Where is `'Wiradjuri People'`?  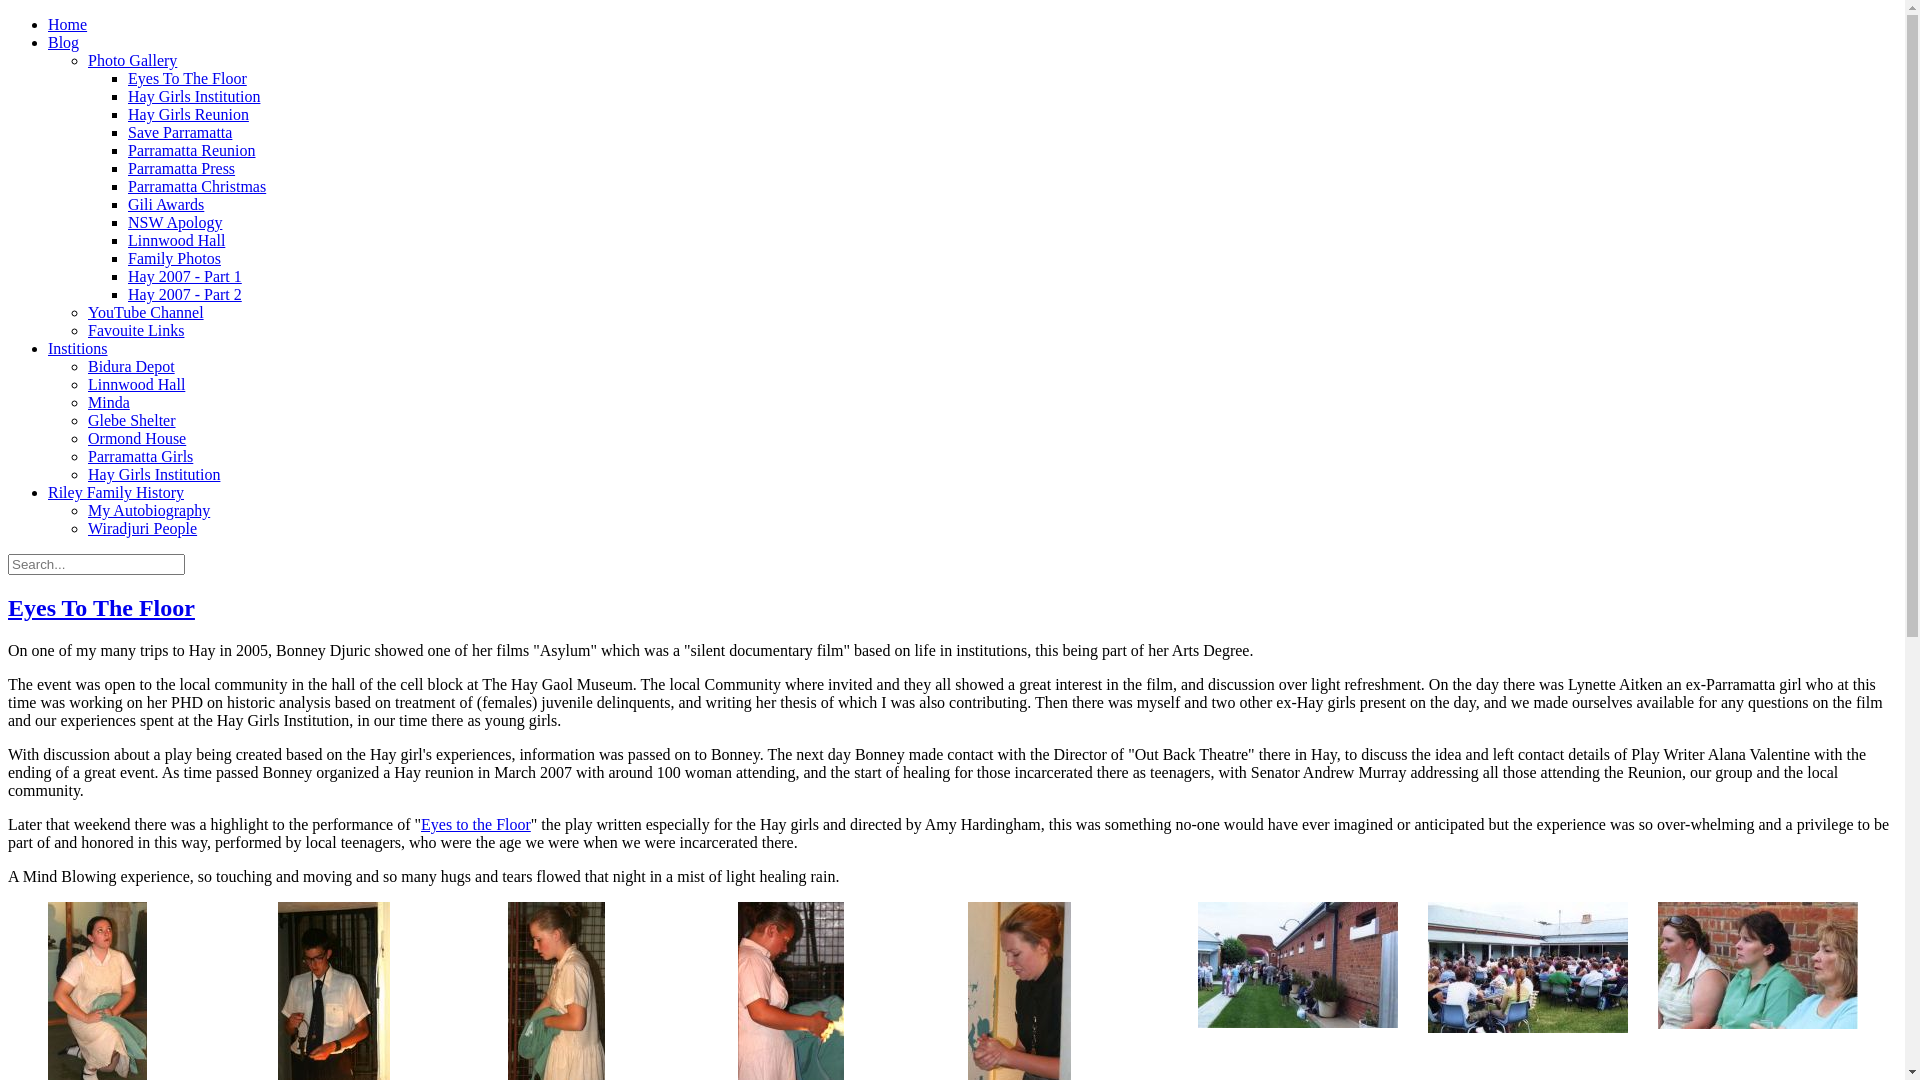
'Wiradjuri People' is located at coordinates (141, 527).